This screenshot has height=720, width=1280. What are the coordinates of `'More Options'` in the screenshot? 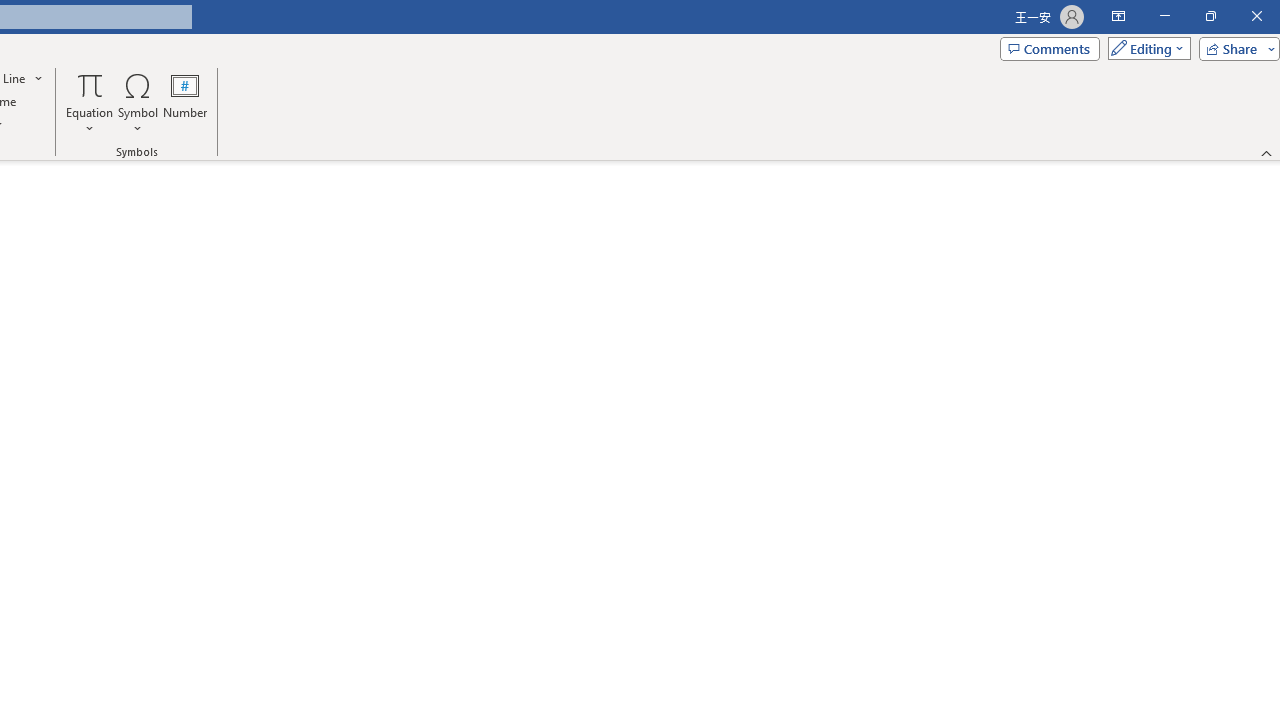 It's located at (89, 121).